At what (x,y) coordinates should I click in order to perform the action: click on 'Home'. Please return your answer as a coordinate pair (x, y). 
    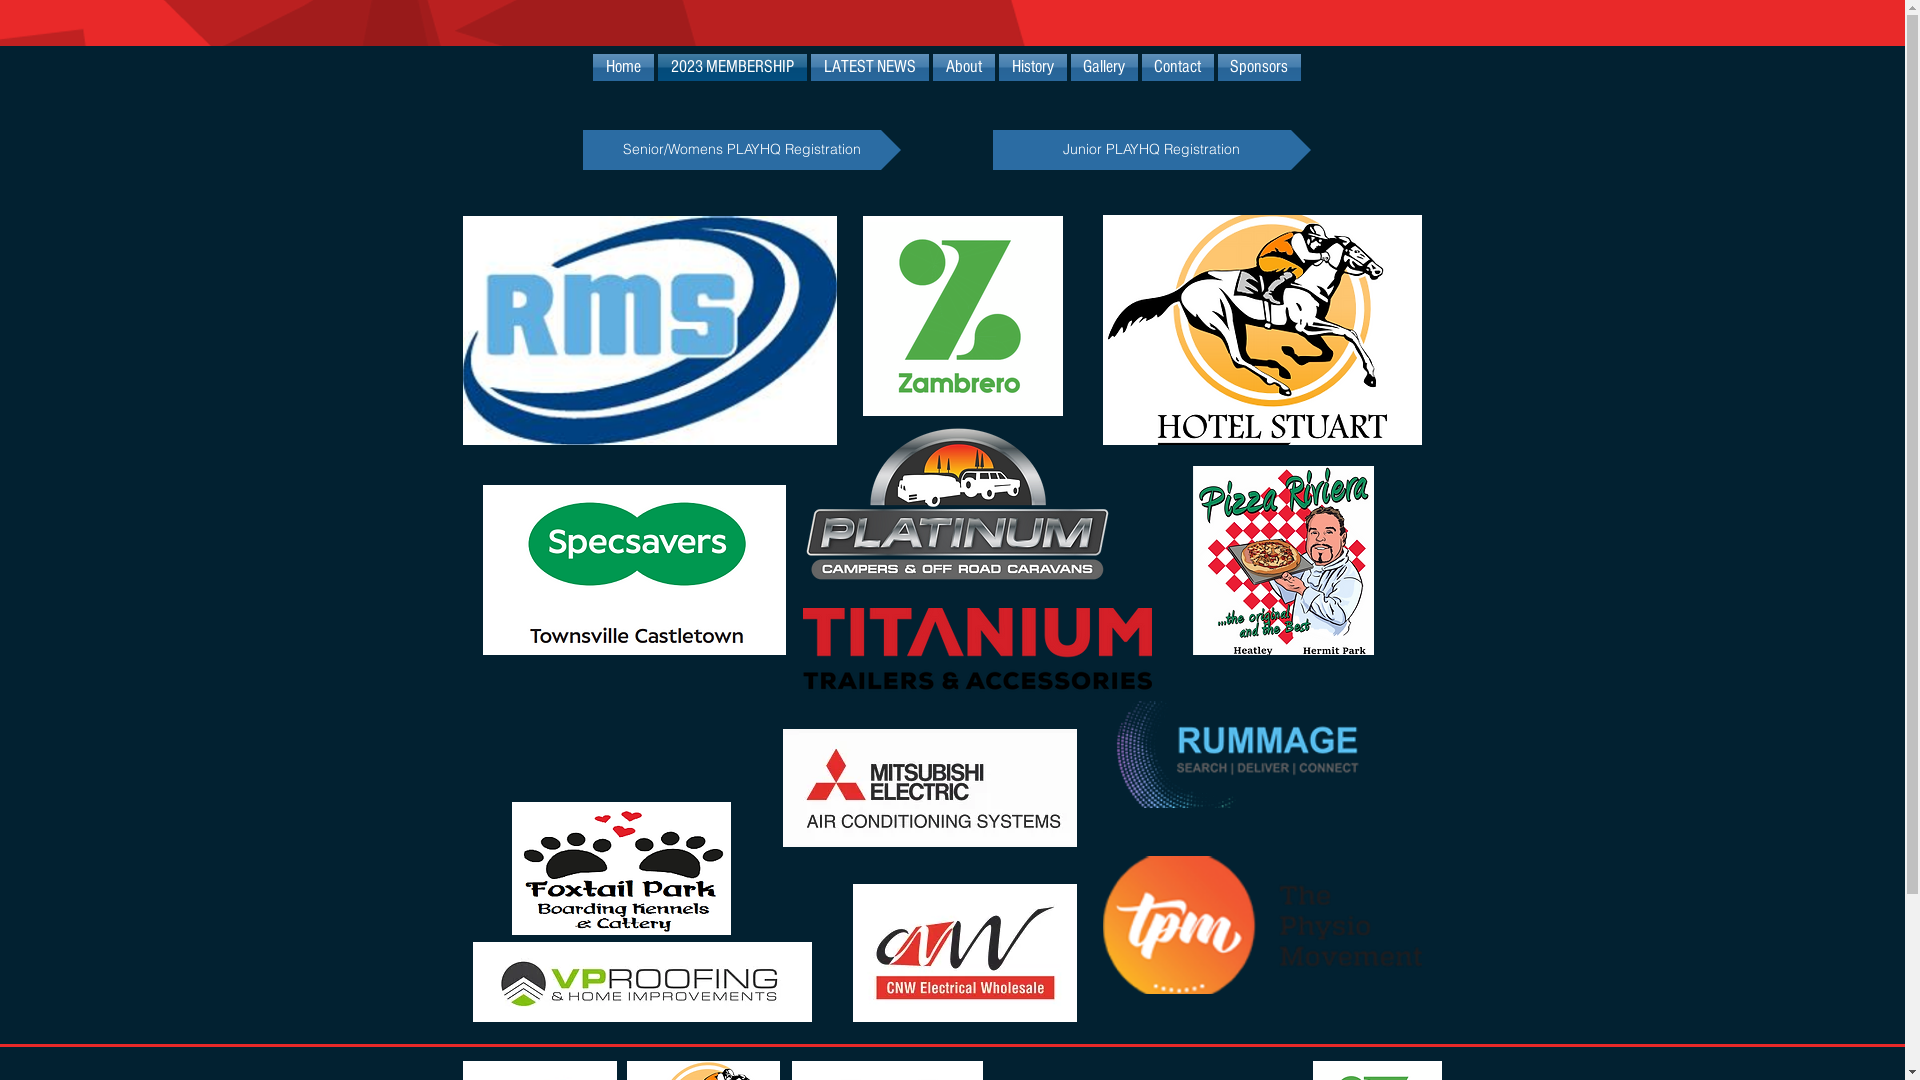
    Looking at the image, I should click on (622, 66).